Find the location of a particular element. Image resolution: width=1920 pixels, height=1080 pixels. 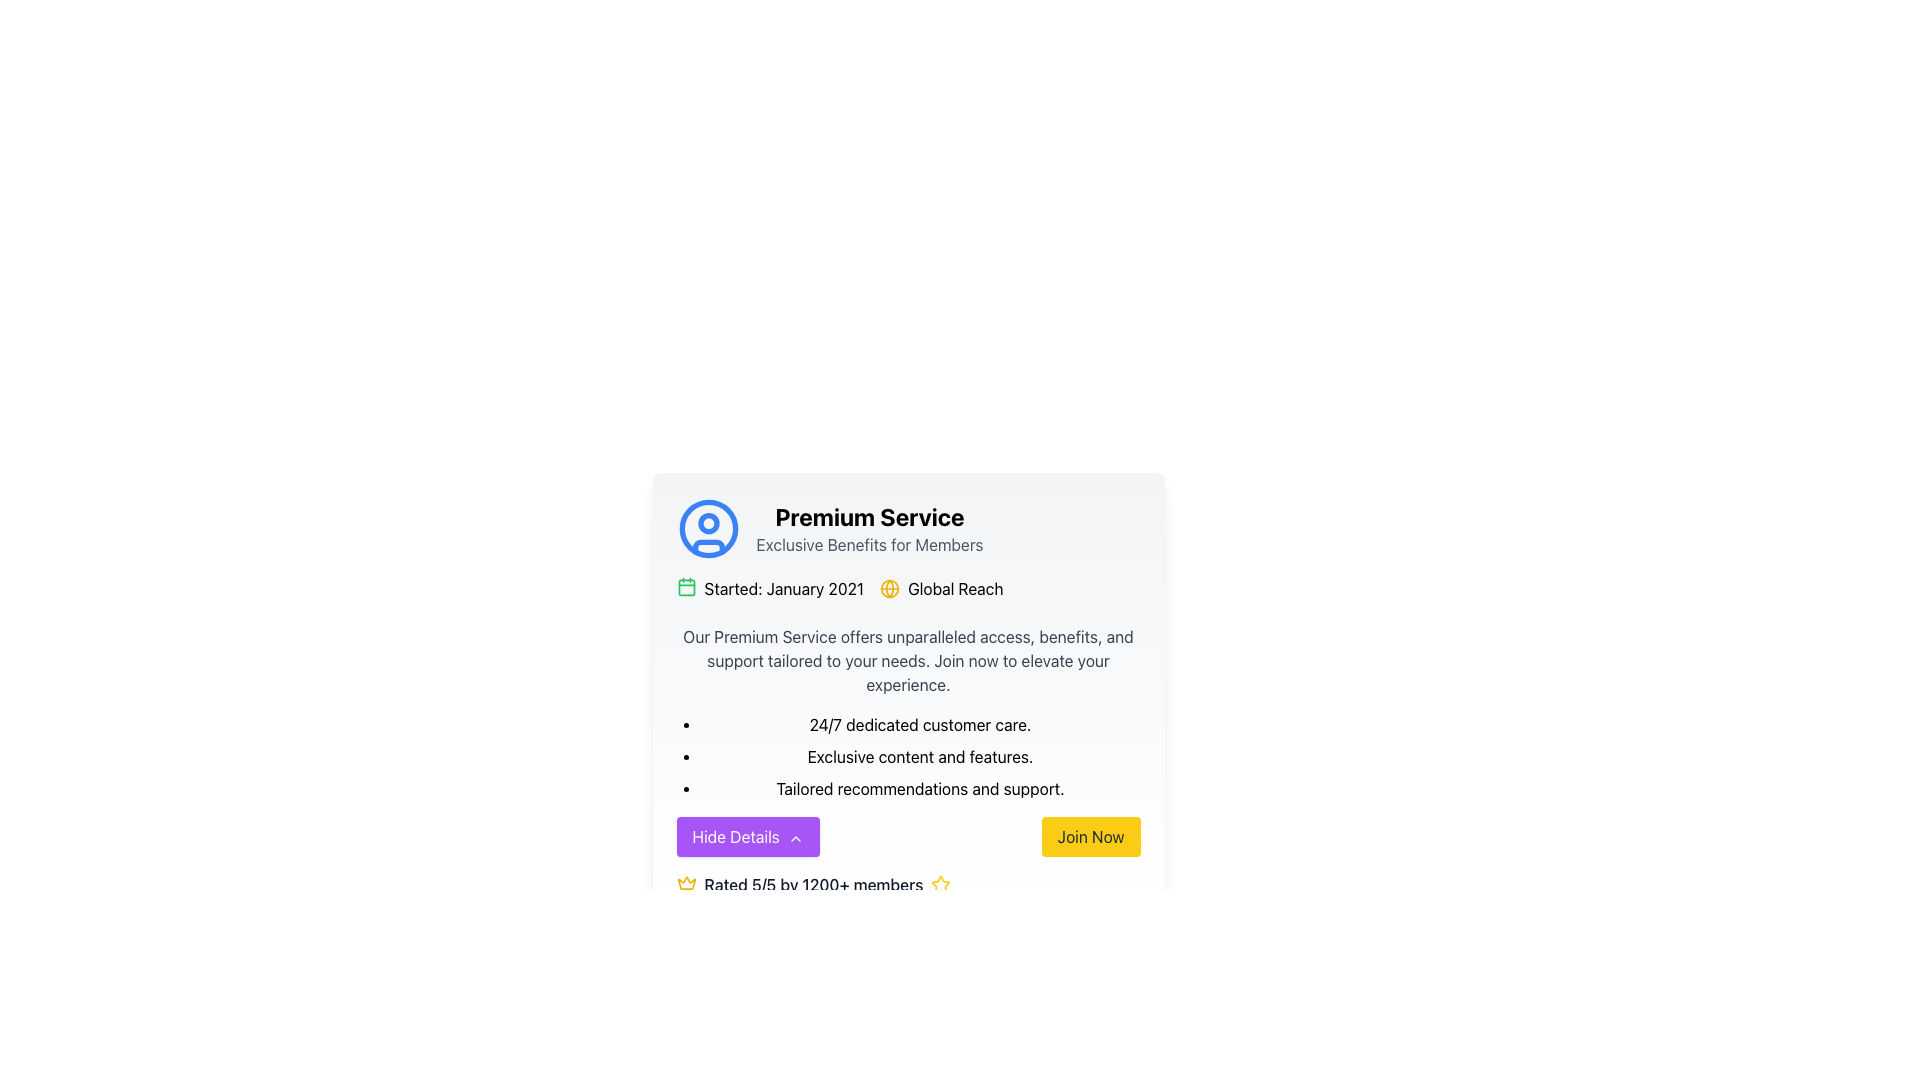

the text label reading 'Started: January 2021' with the green calendar icon on the left, located in the top section of the 'Premium Service' card is located at coordinates (769, 588).